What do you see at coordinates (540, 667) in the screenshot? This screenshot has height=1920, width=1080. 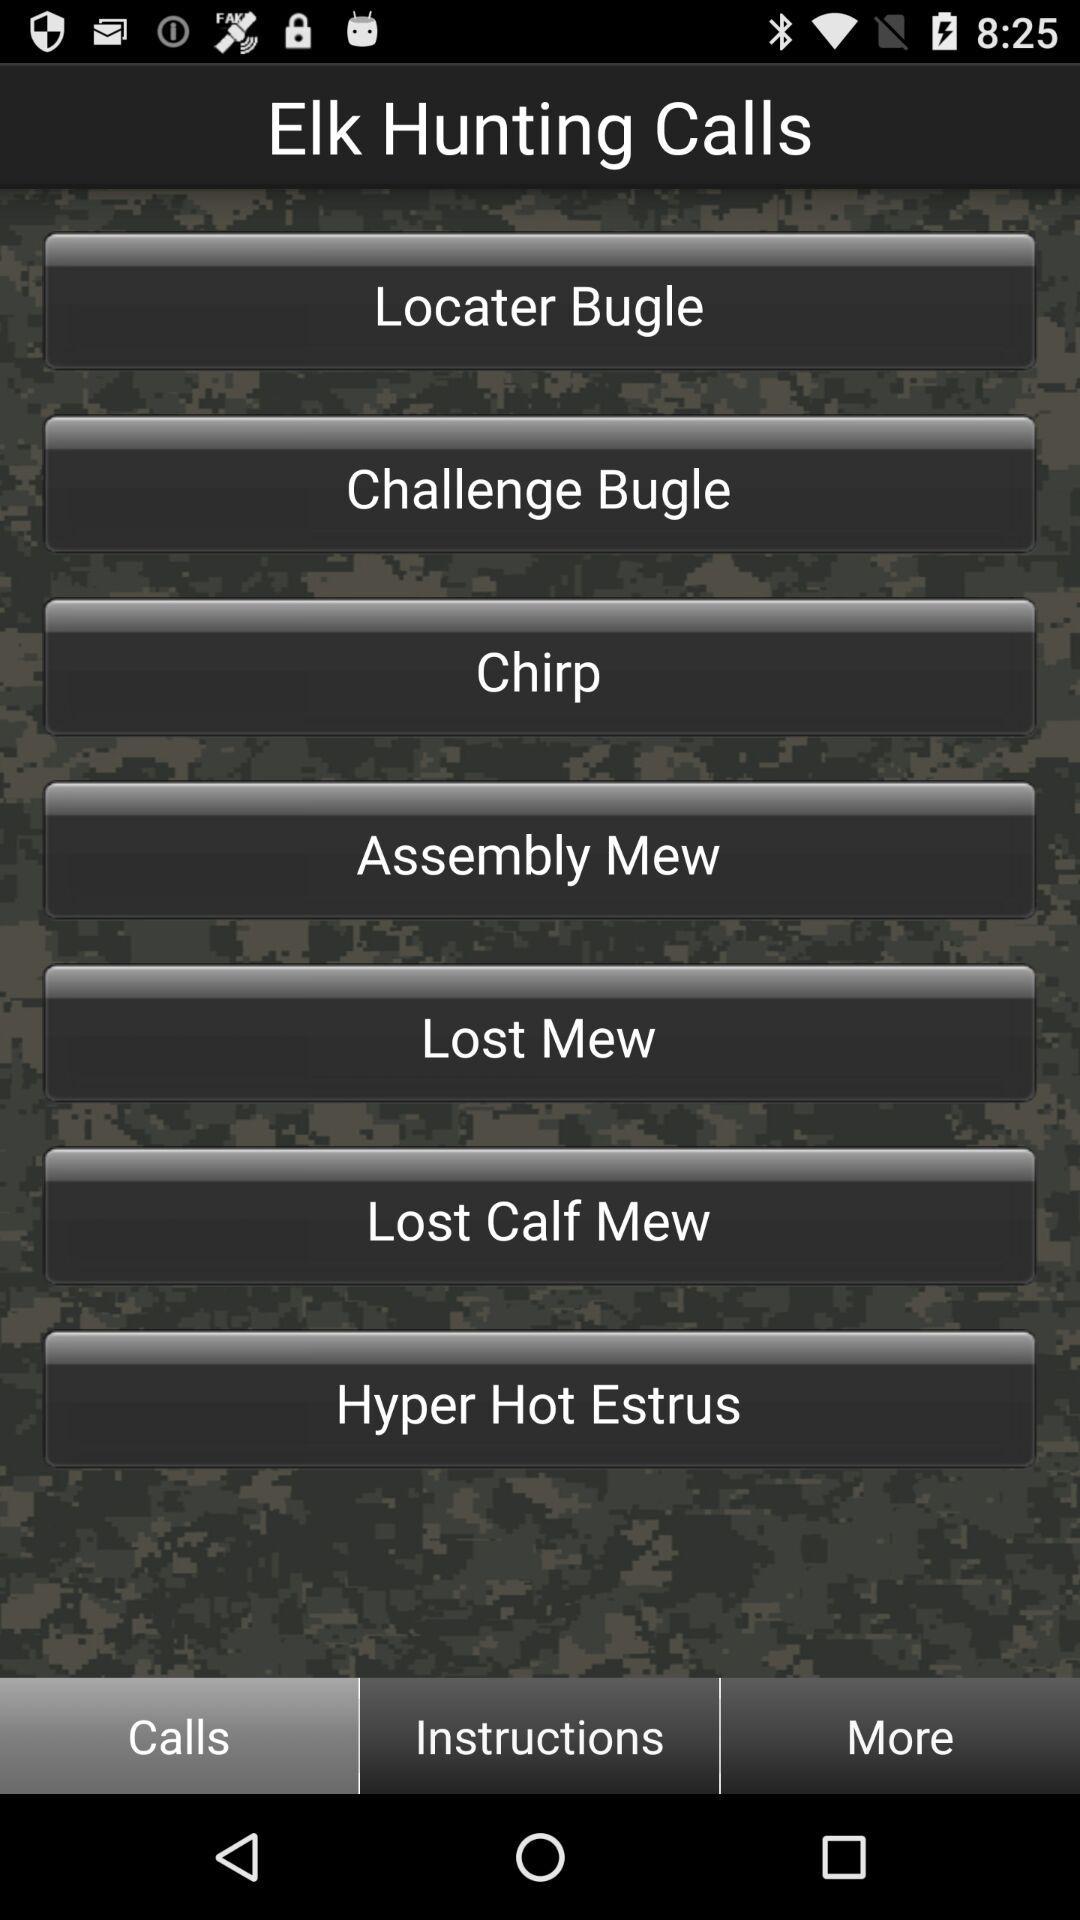 I see `chirp button` at bounding box center [540, 667].